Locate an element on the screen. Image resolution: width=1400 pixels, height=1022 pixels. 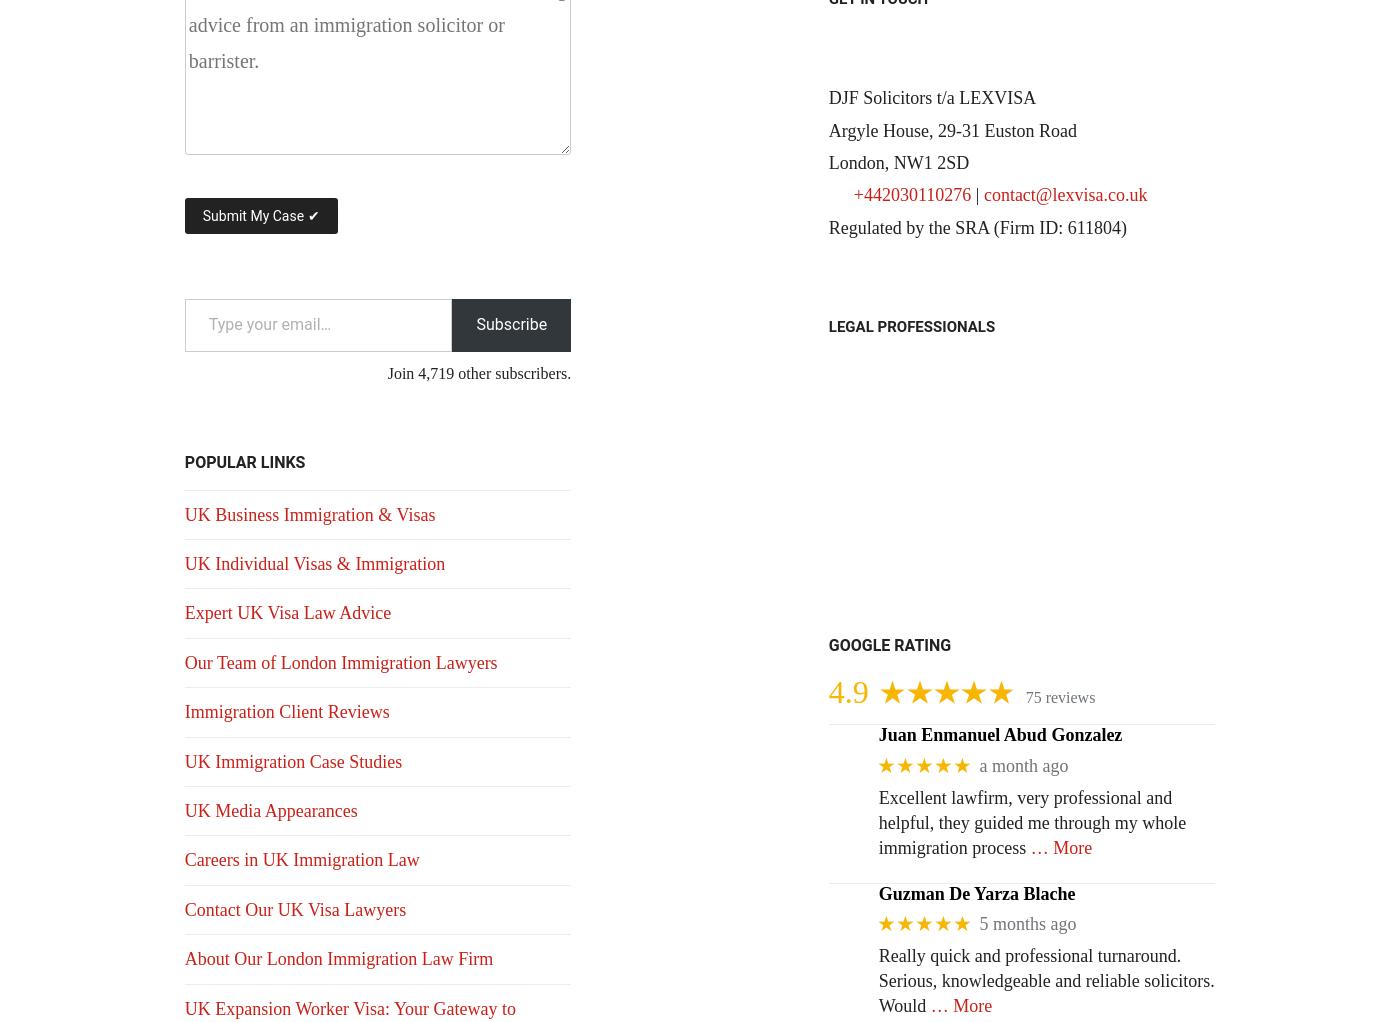
'+442030110276' is located at coordinates (853, 194).